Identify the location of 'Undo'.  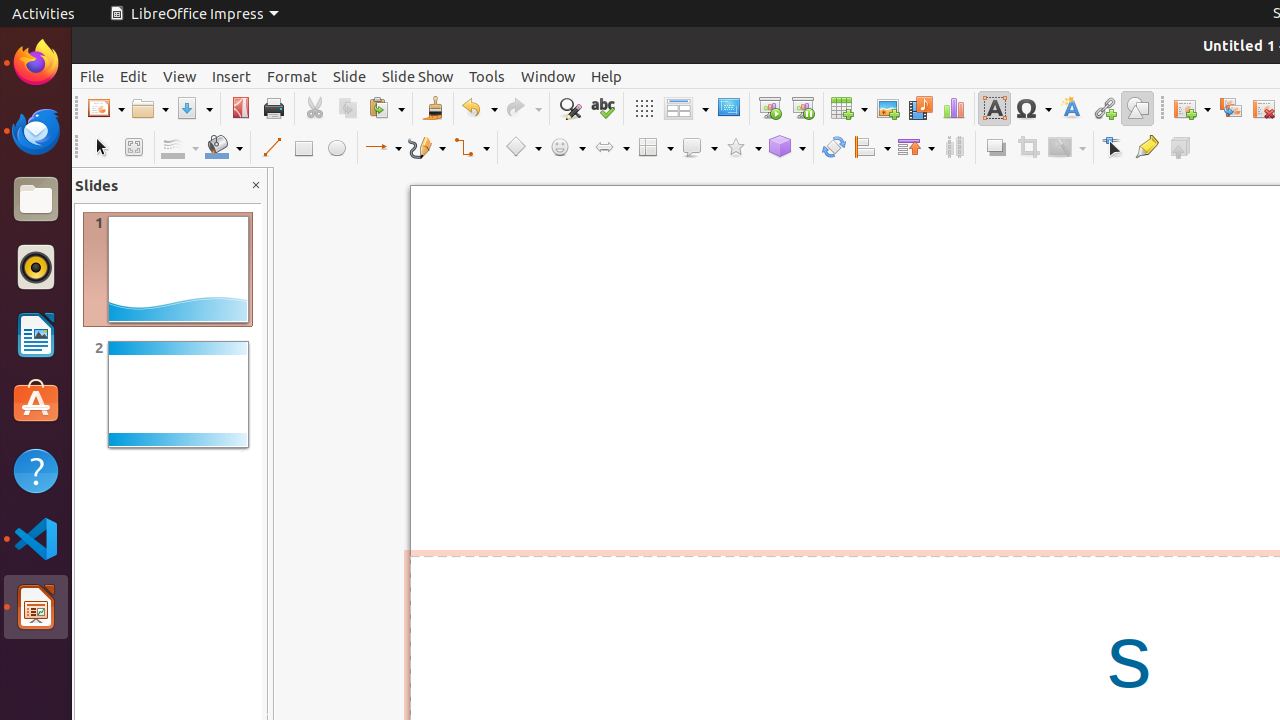
(477, 108).